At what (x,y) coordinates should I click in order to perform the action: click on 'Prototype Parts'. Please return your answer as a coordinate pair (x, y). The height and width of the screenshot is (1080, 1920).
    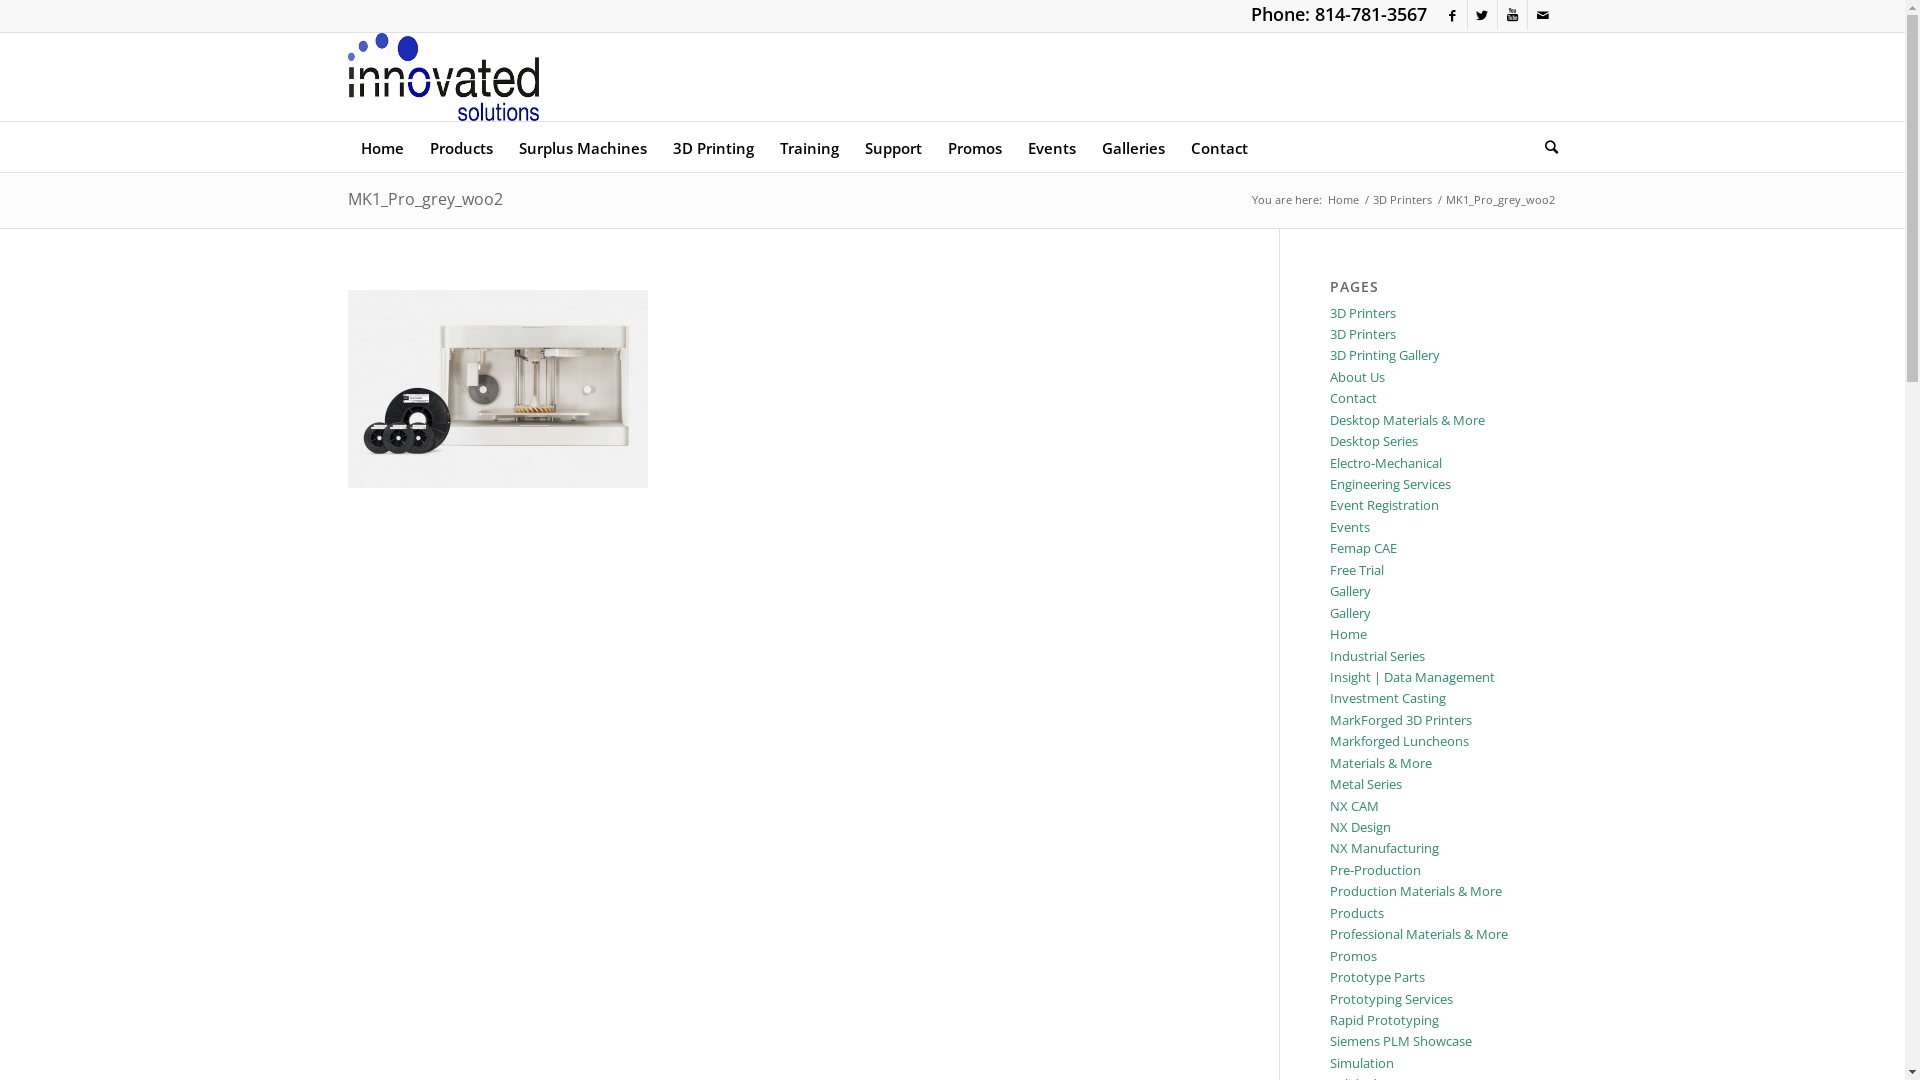
    Looking at the image, I should click on (1376, 975).